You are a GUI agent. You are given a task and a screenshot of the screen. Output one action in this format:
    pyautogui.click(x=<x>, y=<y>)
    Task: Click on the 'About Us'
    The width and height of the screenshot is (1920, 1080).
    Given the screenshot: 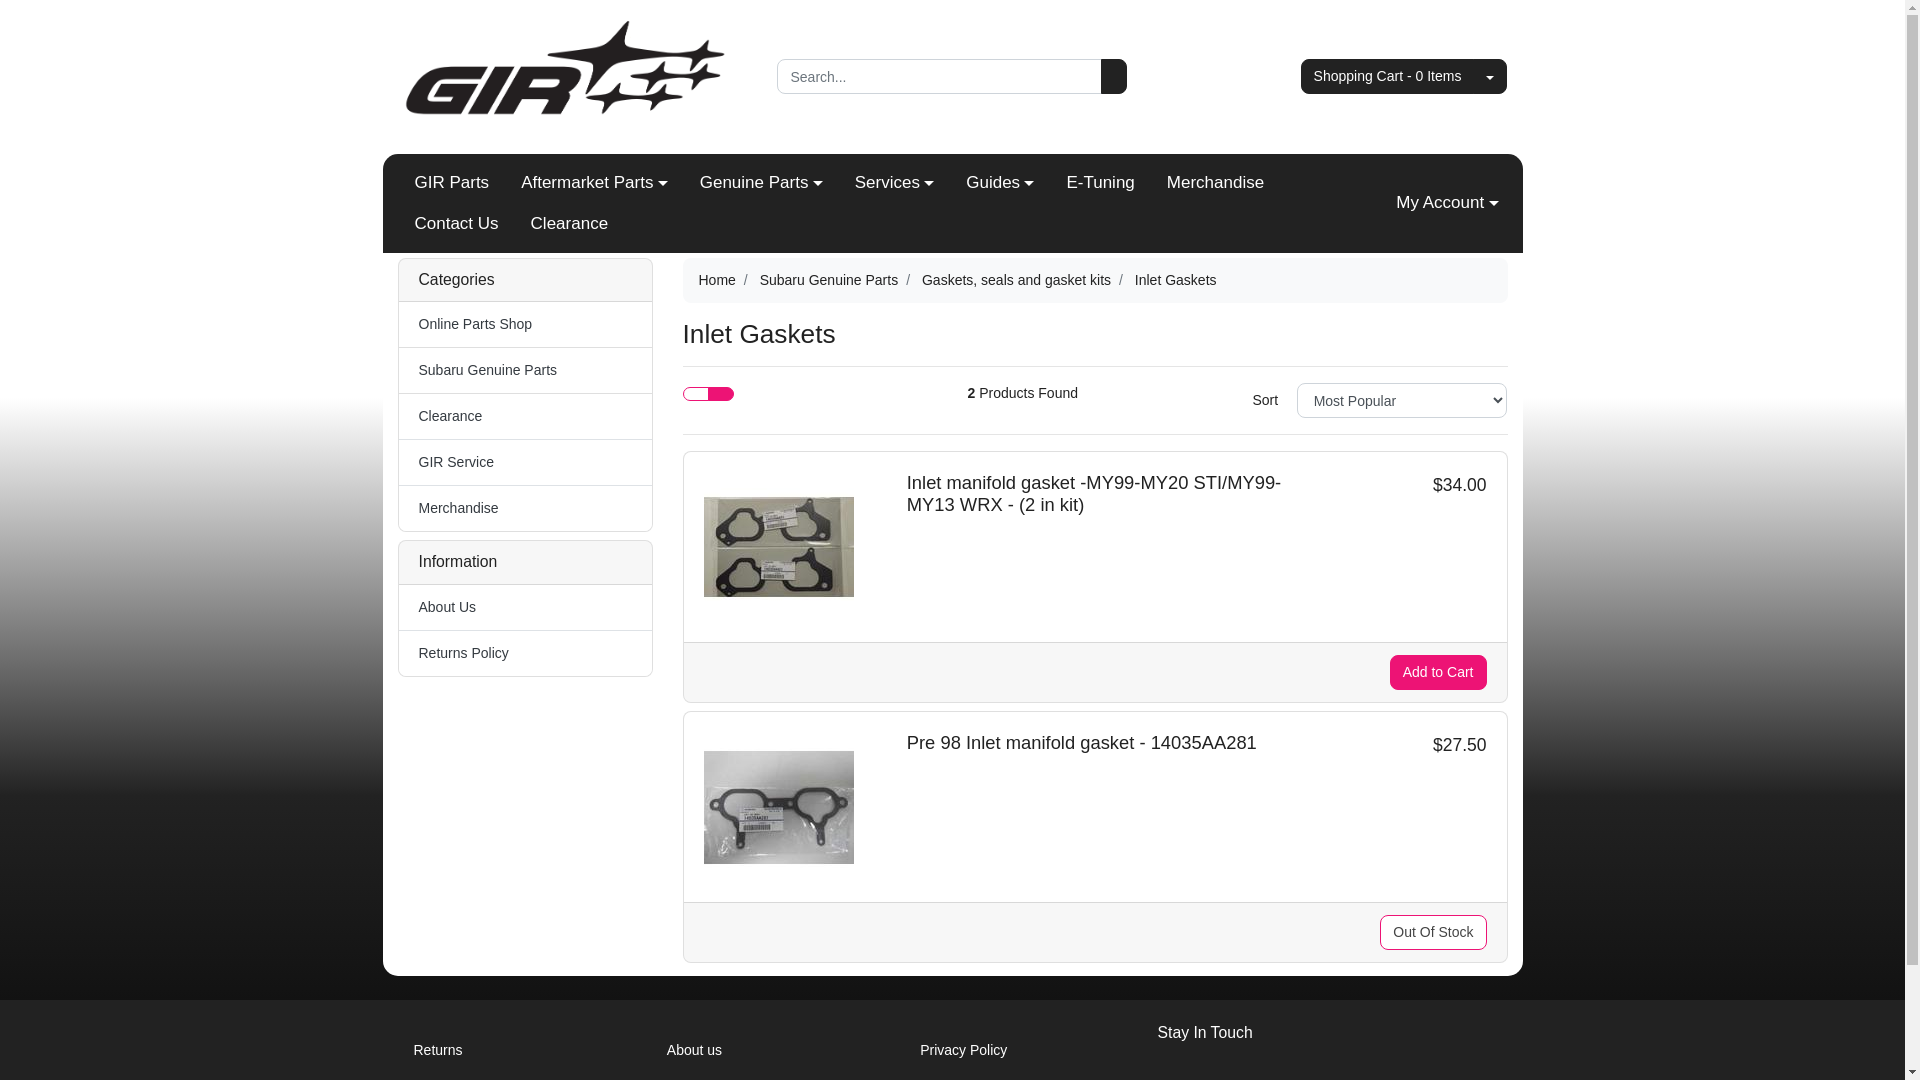 What is the action you would take?
    pyautogui.click(x=398, y=606)
    